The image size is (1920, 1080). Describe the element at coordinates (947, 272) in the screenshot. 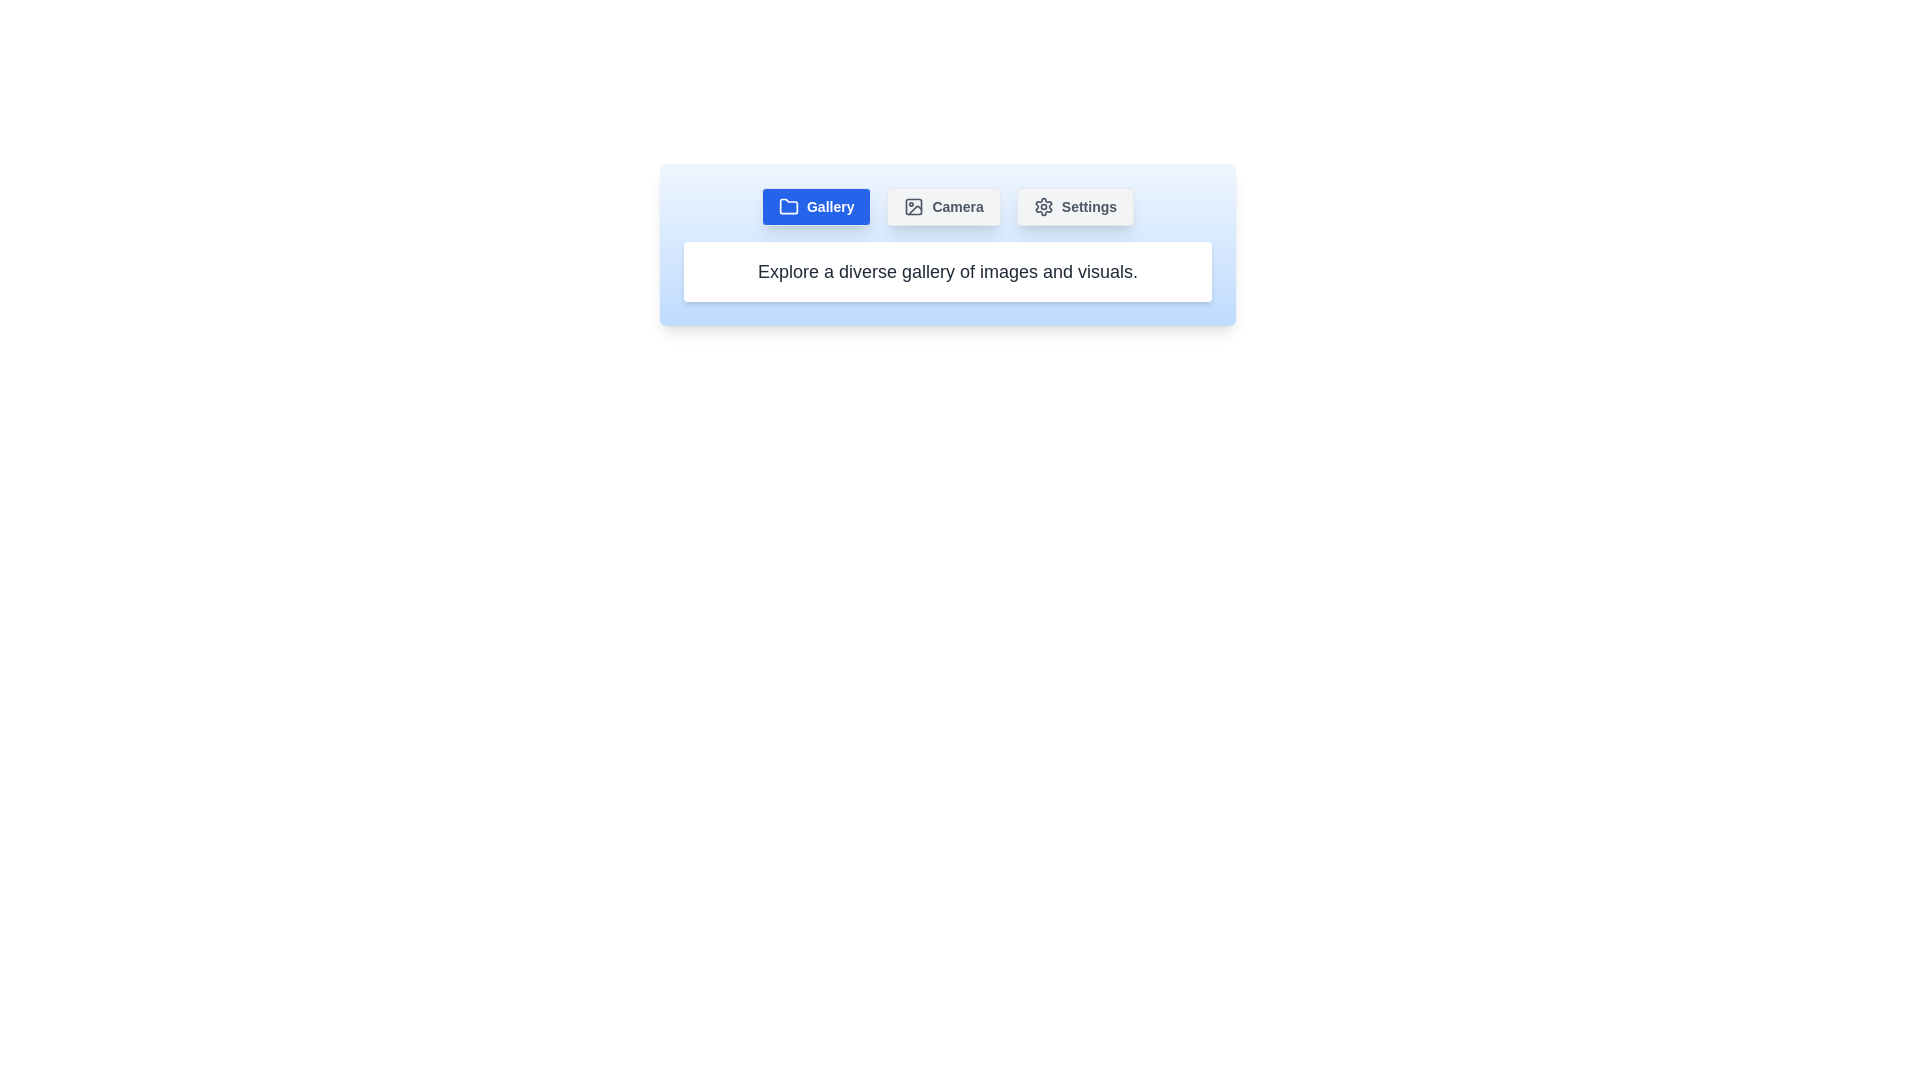

I see `the static text that displays 'Explore a diverse gallery of images and visuals.' This text is bold and large, located in a white rectangular card beneath a blue section with buttons` at that location.